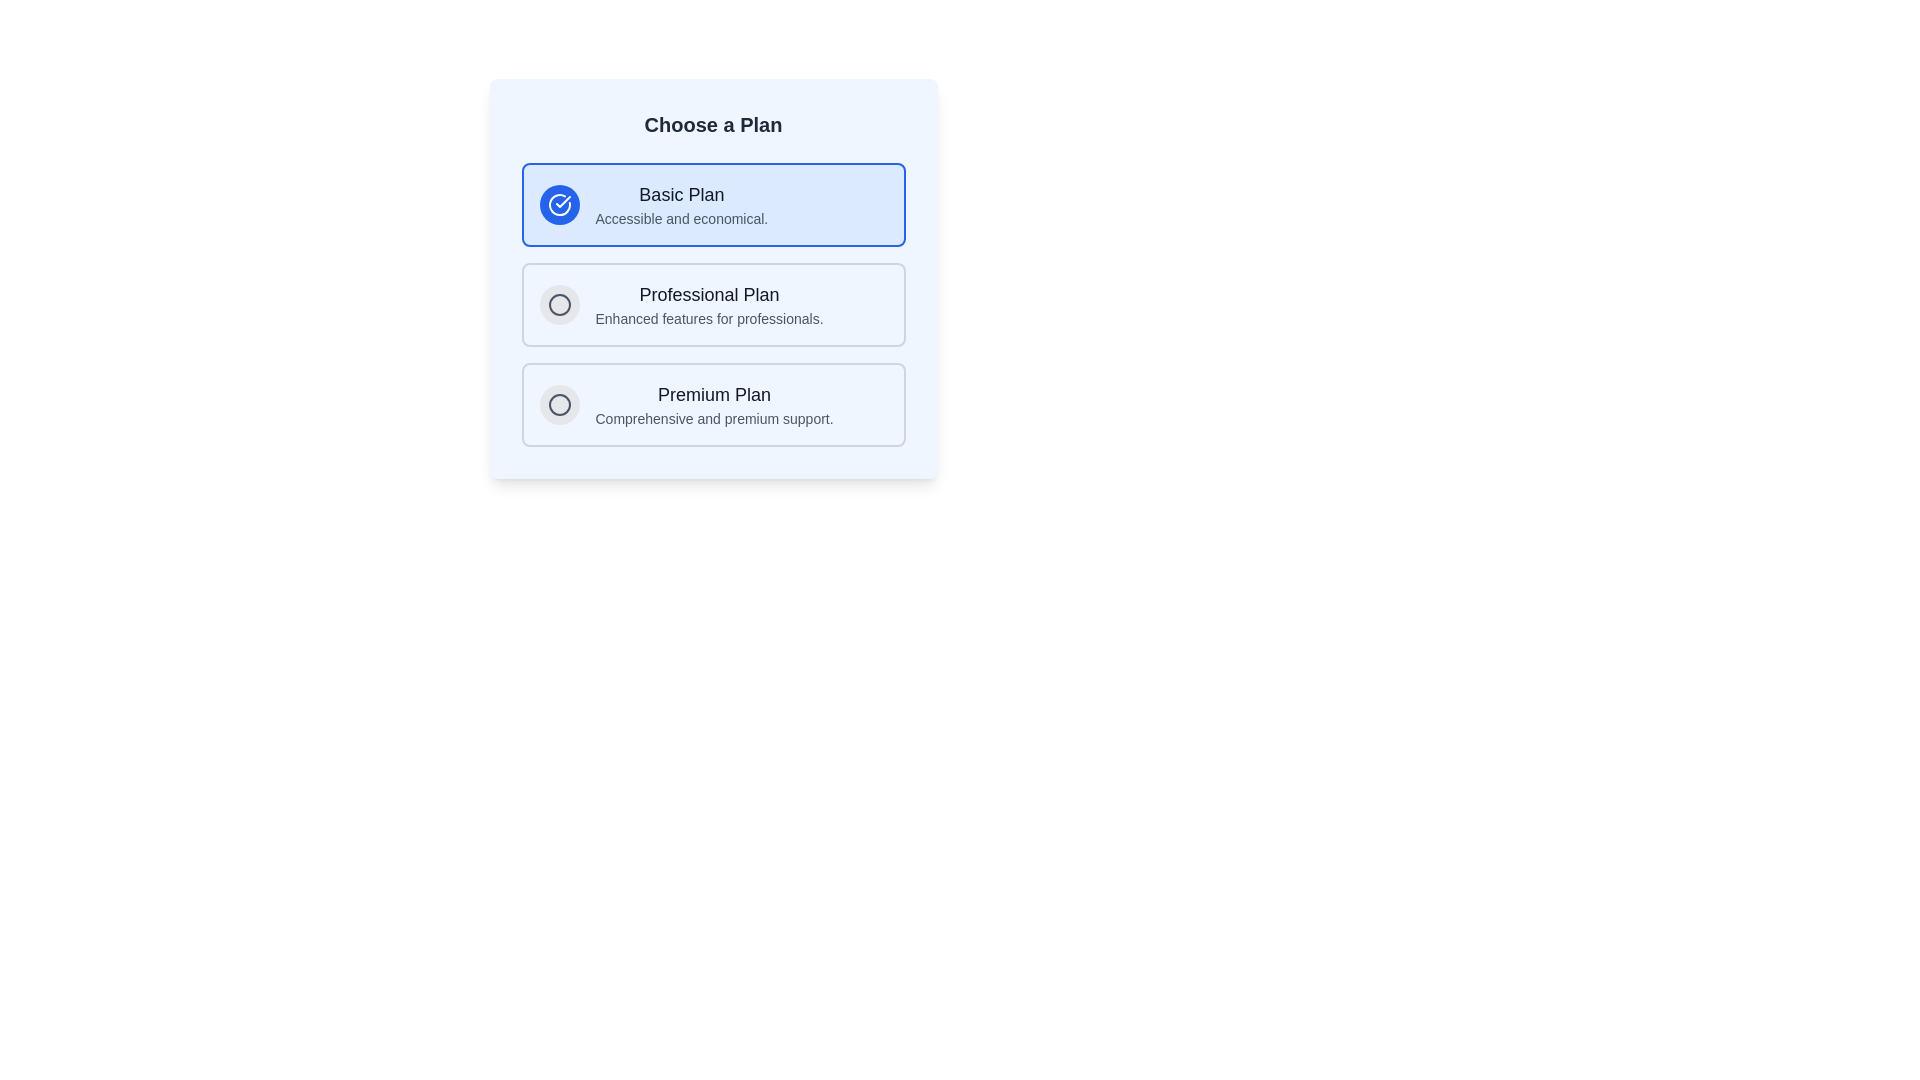 This screenshot has height=1080, width=1920. Describe the element at coordinates (713, 278) in the screenshot. I see `one of the subscription plan options within the centrally located Card with options` at that location.